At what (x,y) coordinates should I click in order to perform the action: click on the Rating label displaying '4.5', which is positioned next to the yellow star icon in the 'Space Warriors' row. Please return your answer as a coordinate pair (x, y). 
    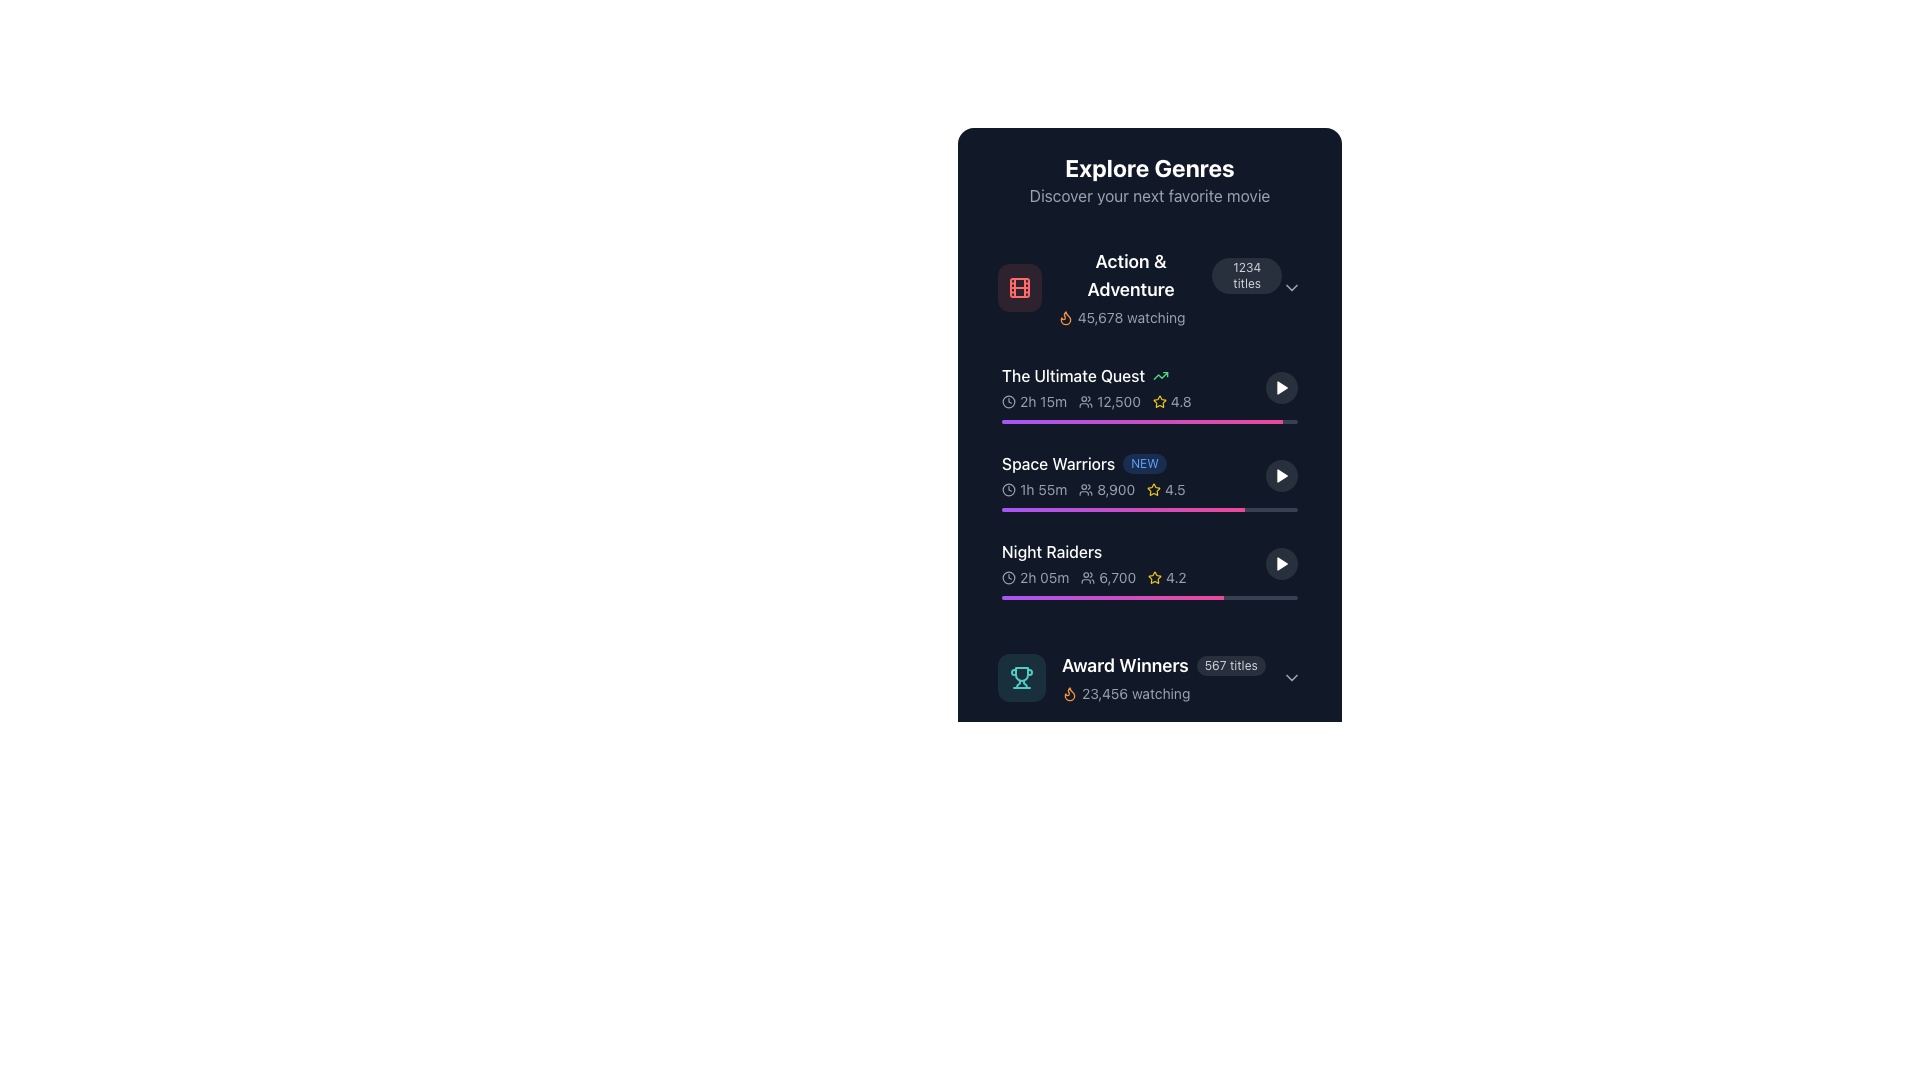
    Looking at the image, I should click on (1175, 489).